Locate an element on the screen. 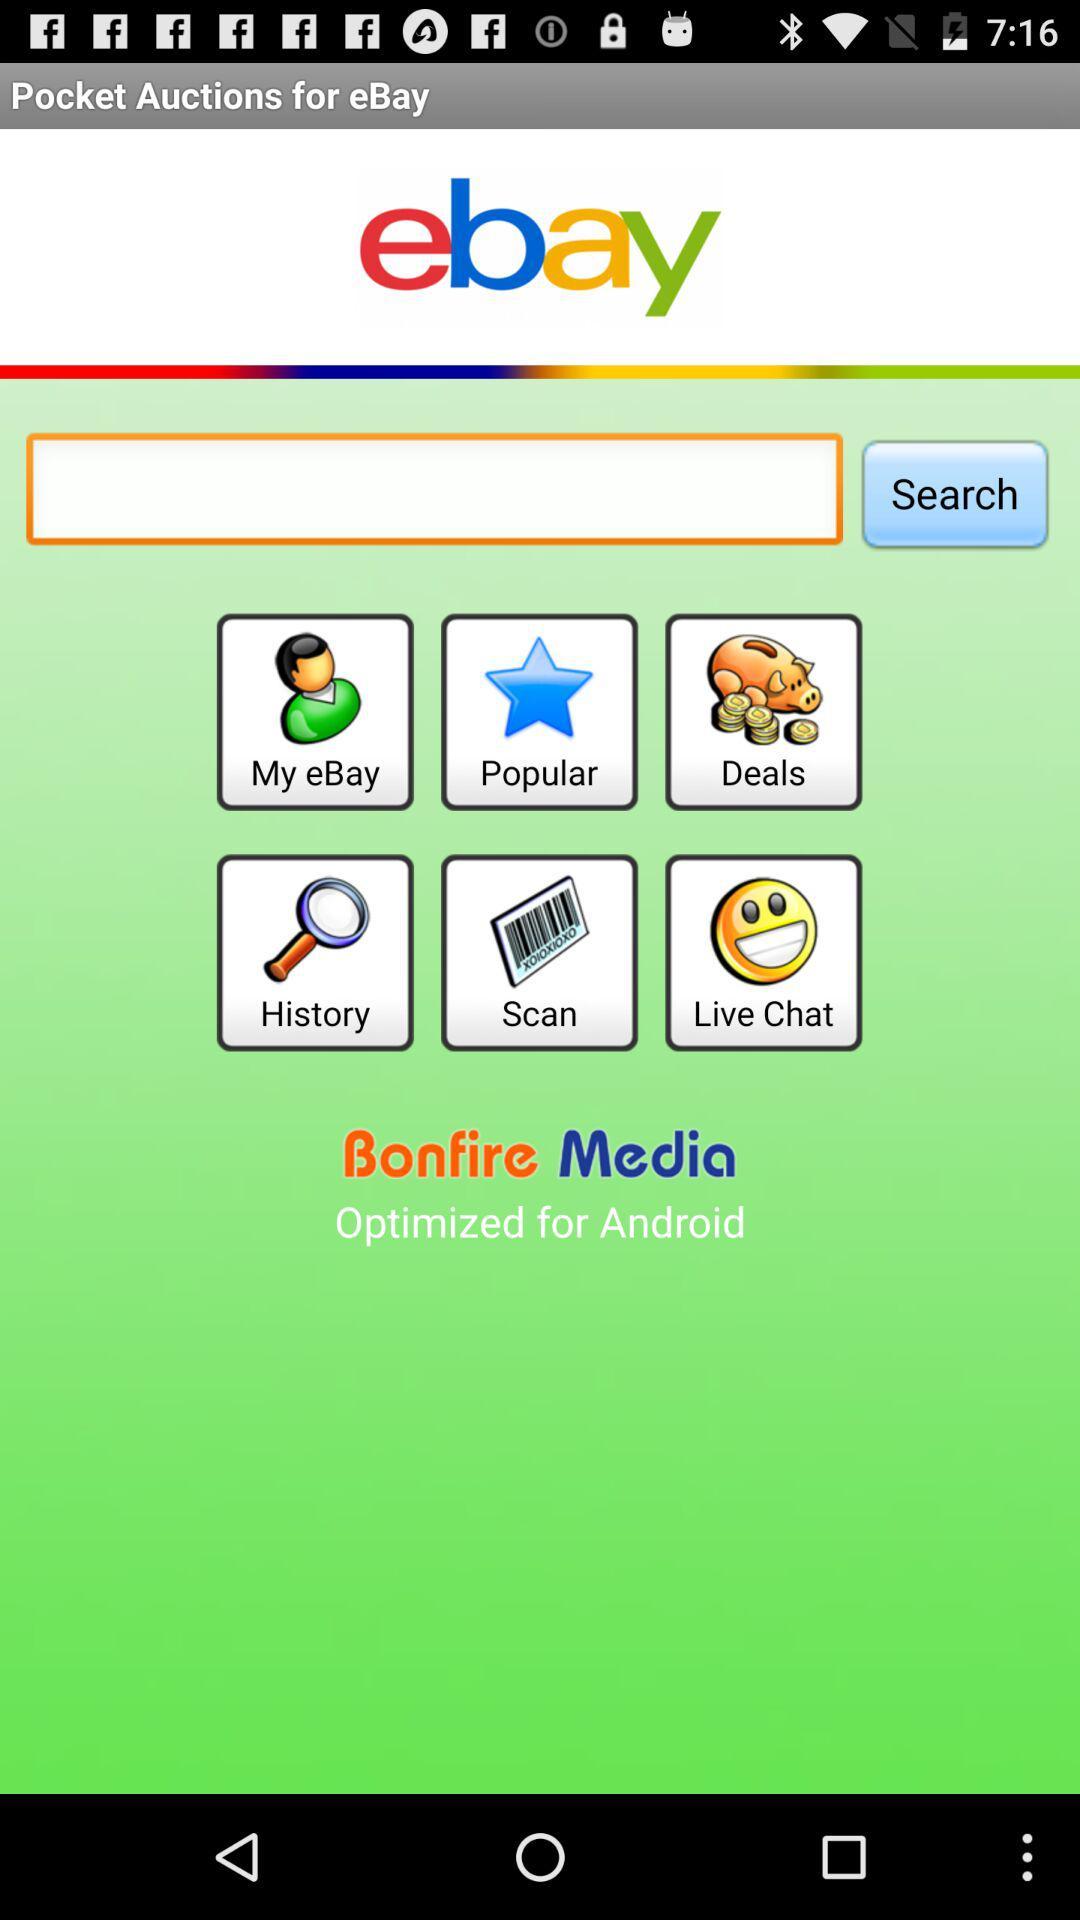  live chat icon is located at coordinates (763, 951).